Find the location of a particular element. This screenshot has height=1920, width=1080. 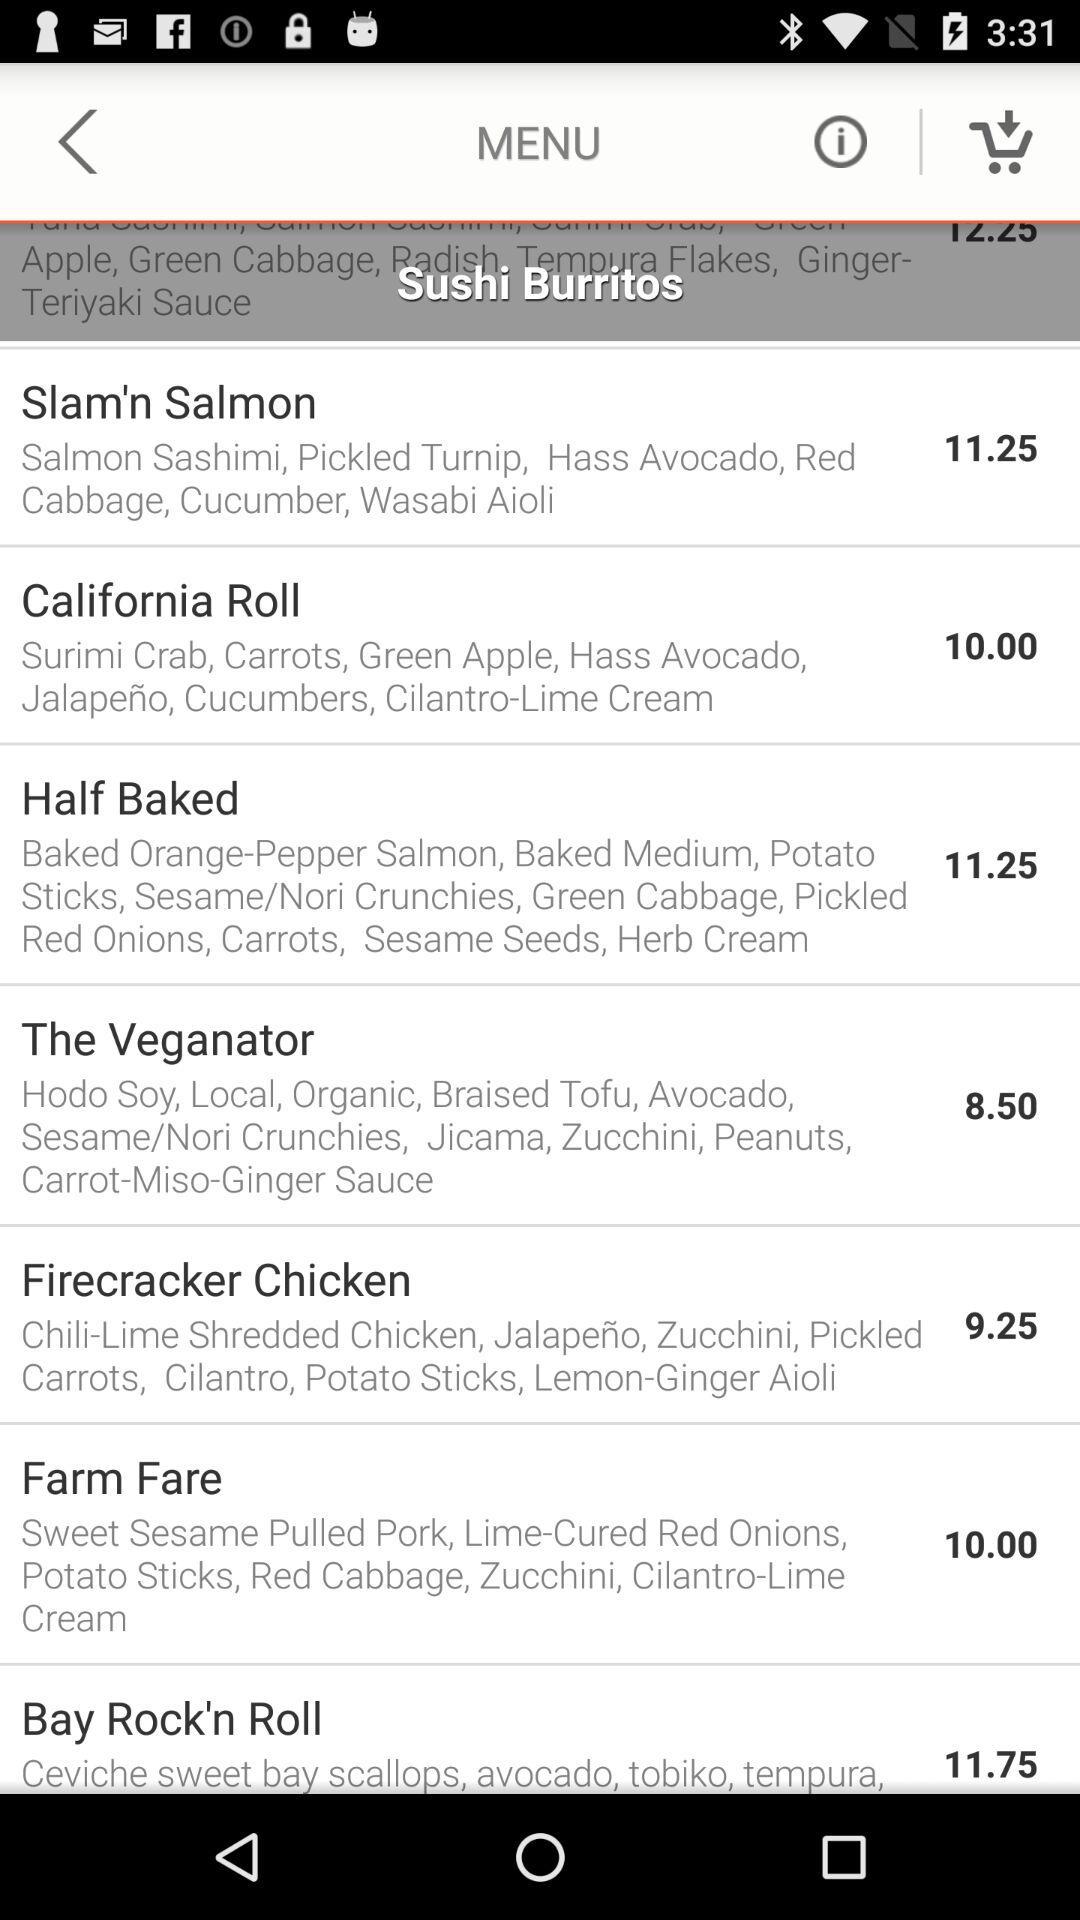

the icon next to 11.25 icon is located at coordinates (471, 893).